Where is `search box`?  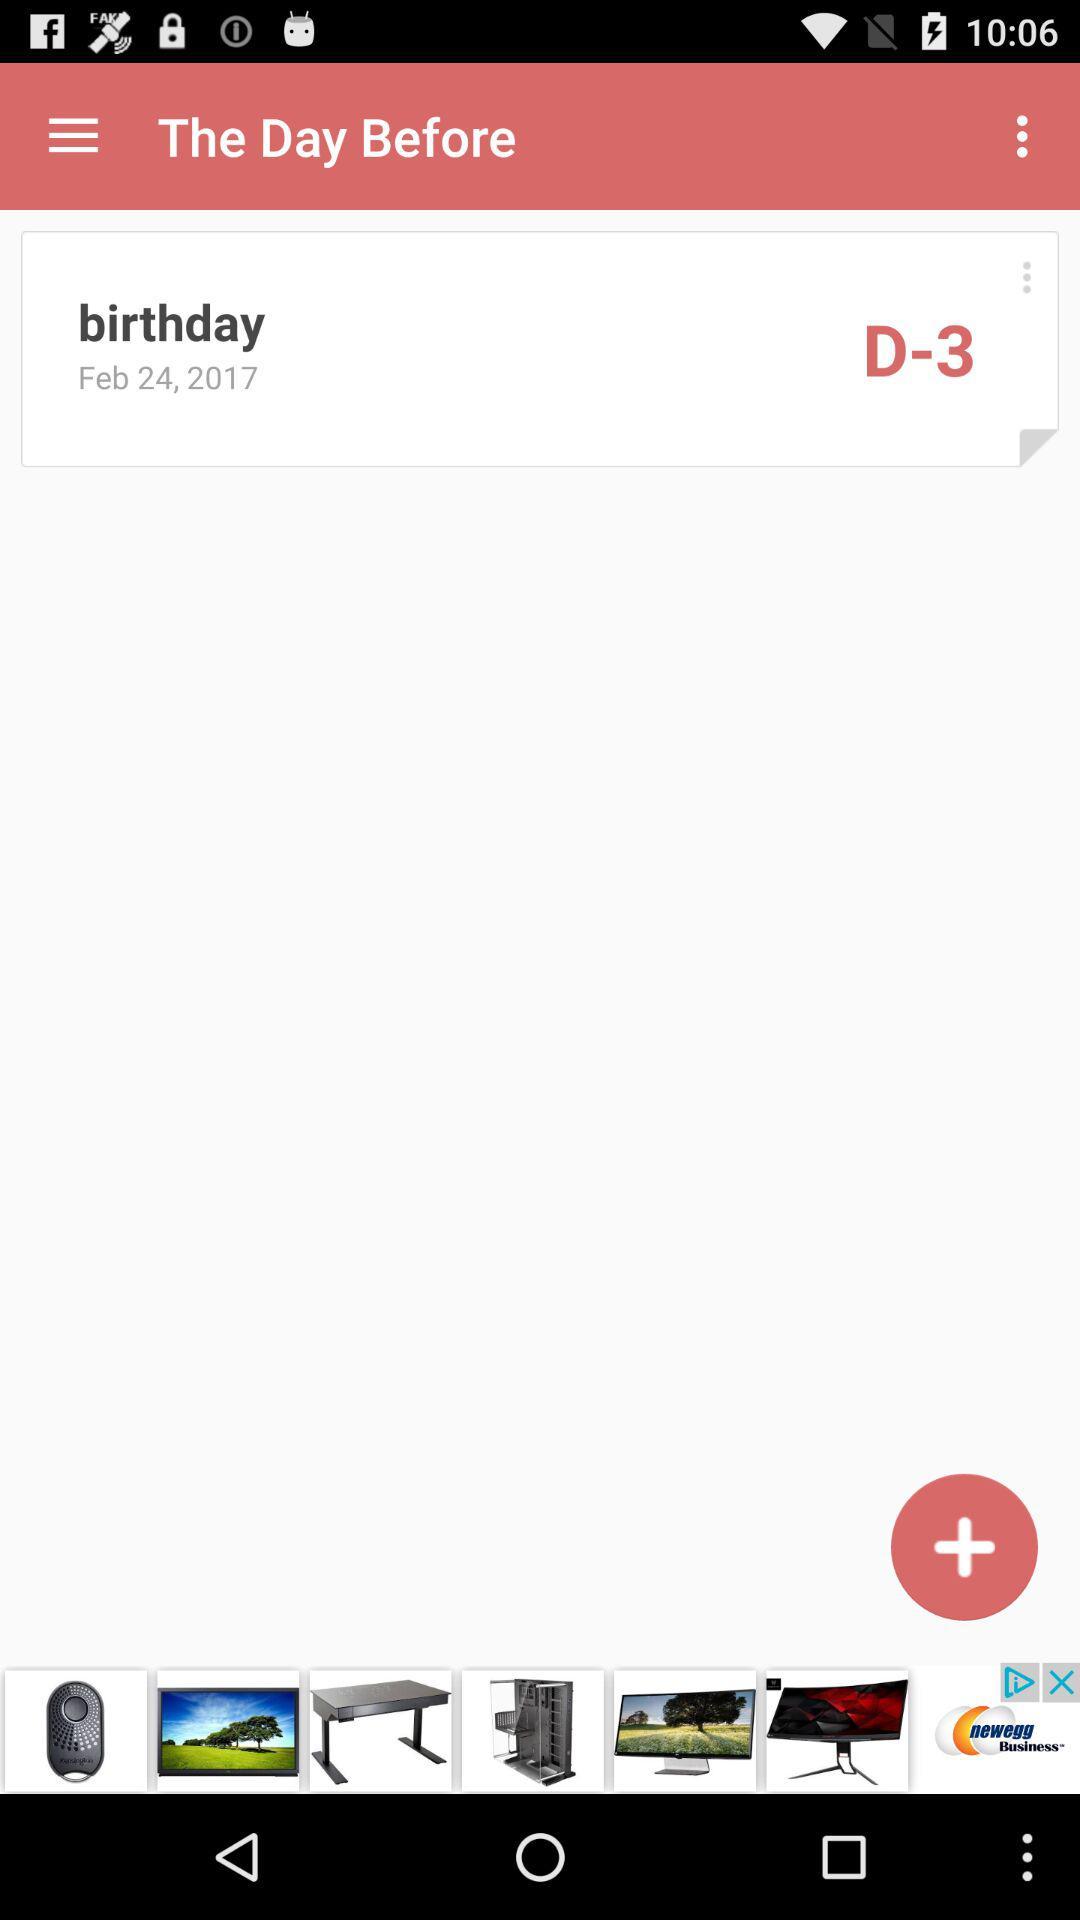 search box is located at coordinates (963, 1546).